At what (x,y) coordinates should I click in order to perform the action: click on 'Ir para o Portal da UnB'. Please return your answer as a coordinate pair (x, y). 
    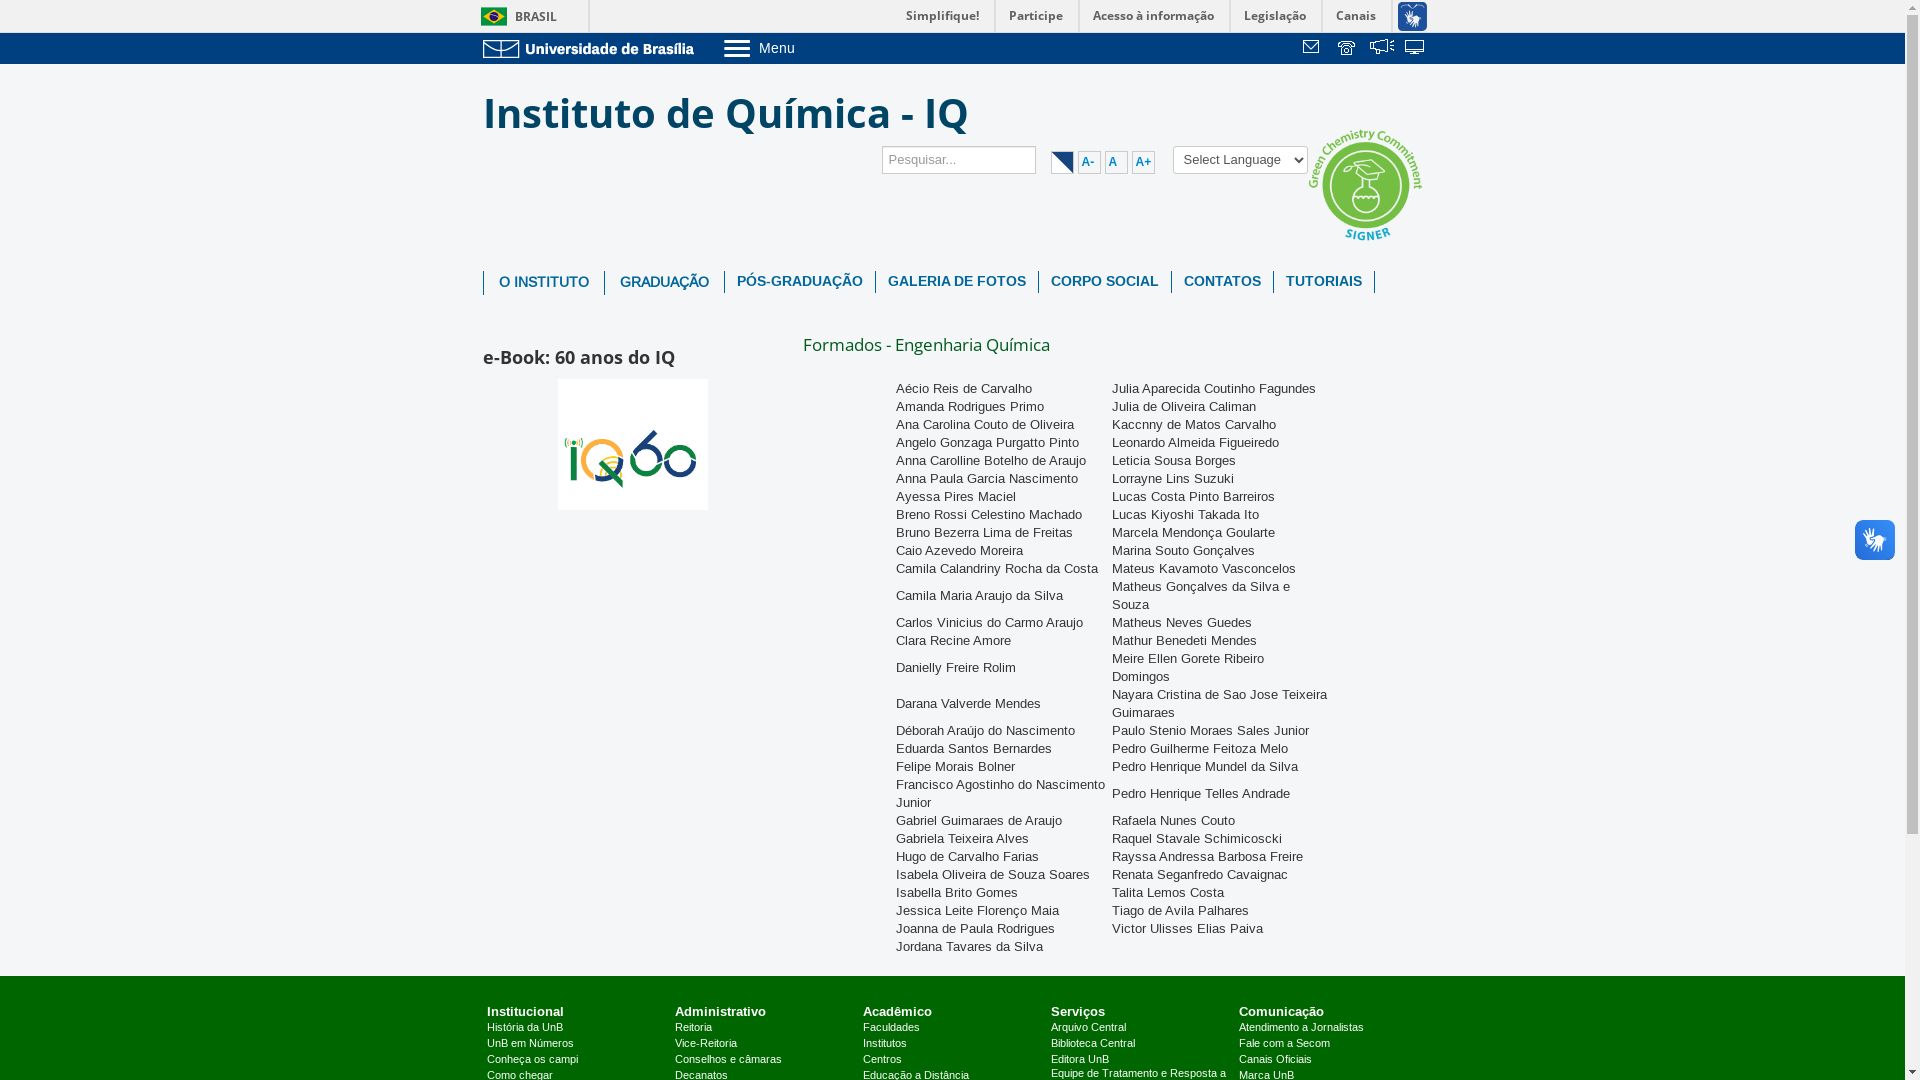
    Looking at the image, I should click on (481, 47).